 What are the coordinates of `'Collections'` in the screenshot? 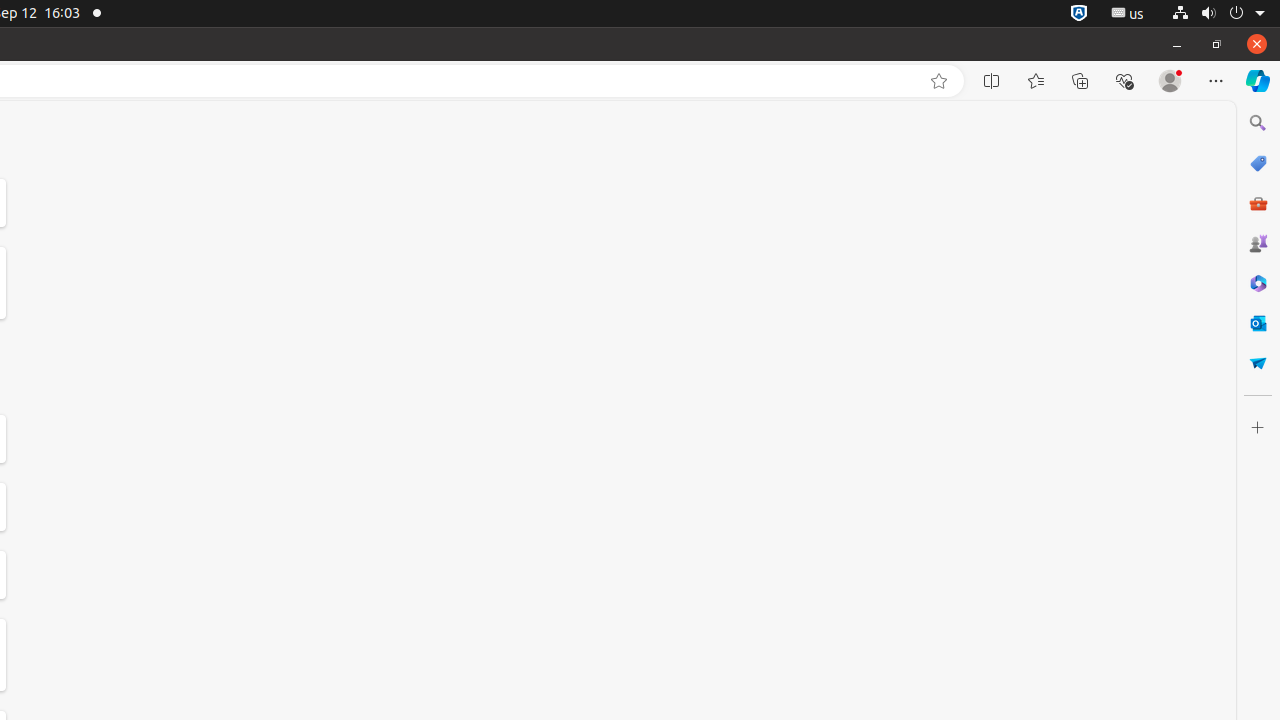 It's located at (1079, 80).